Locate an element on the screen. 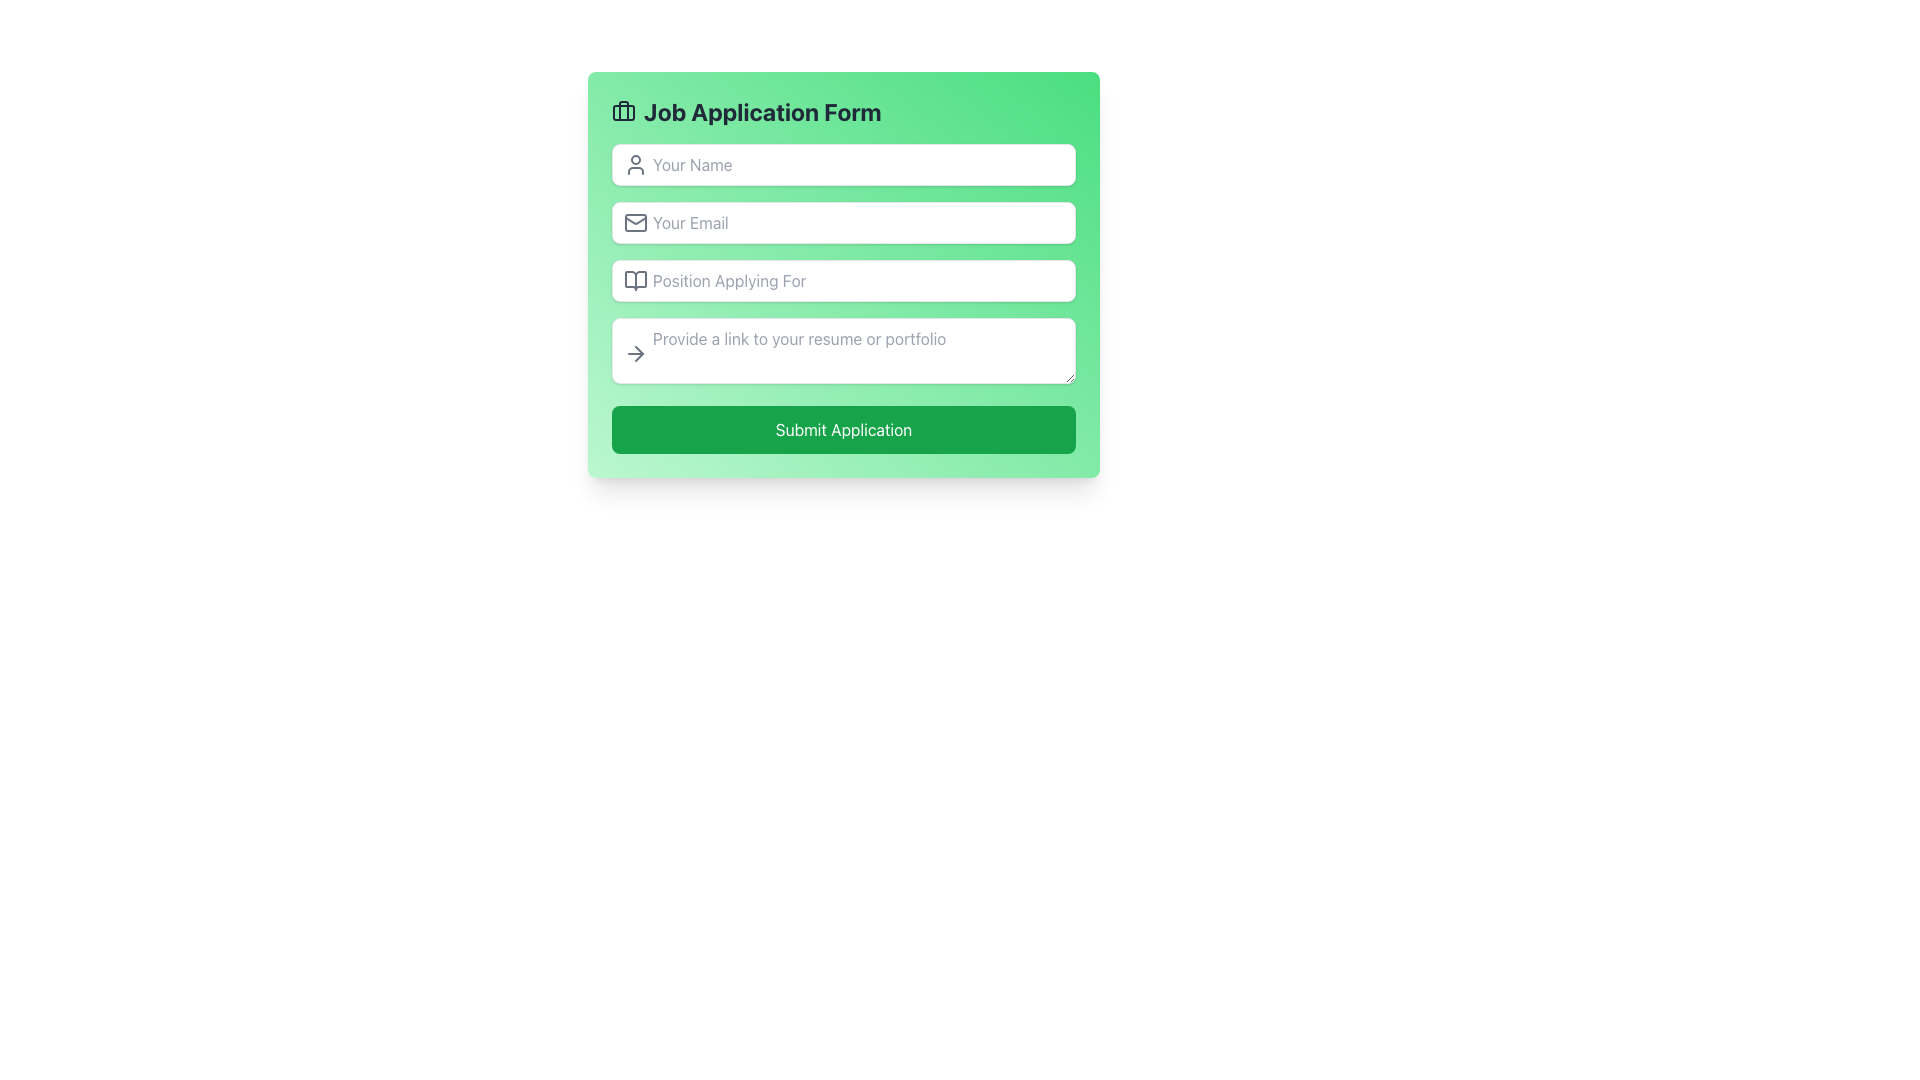 This screenshot has height=1080, width=1920. the vertical handle bar of the briefcase icon located above the 'Job Application Form' text is located at coordinates (623, 111).